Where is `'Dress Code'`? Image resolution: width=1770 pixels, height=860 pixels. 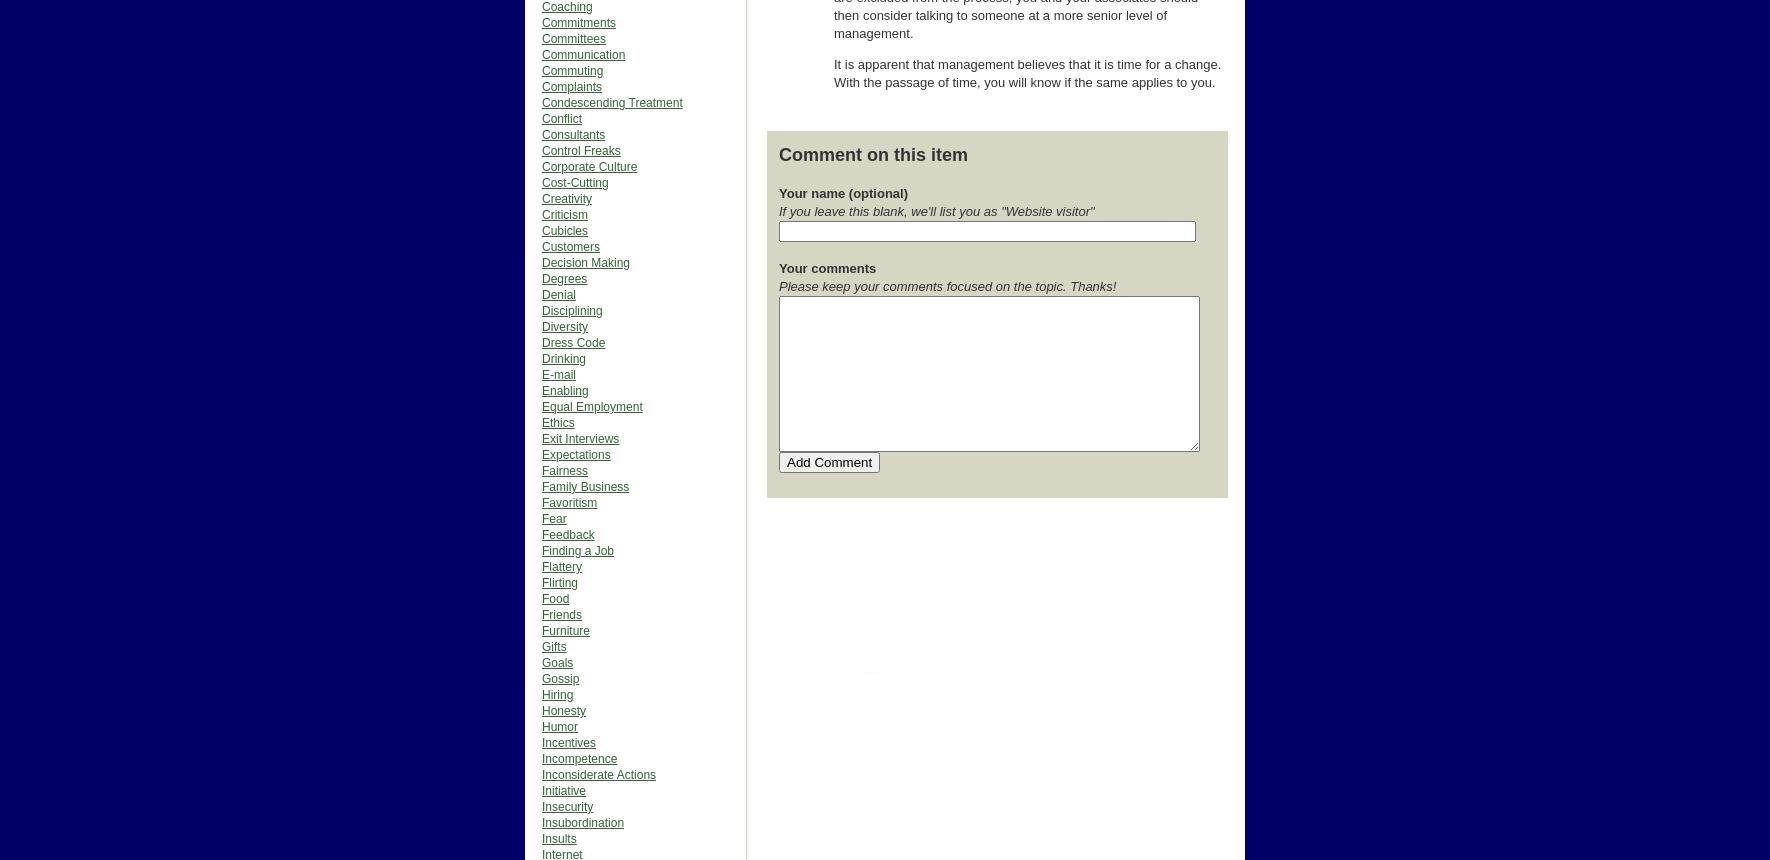 'Dress Code' is located at coordinates (573, 342).